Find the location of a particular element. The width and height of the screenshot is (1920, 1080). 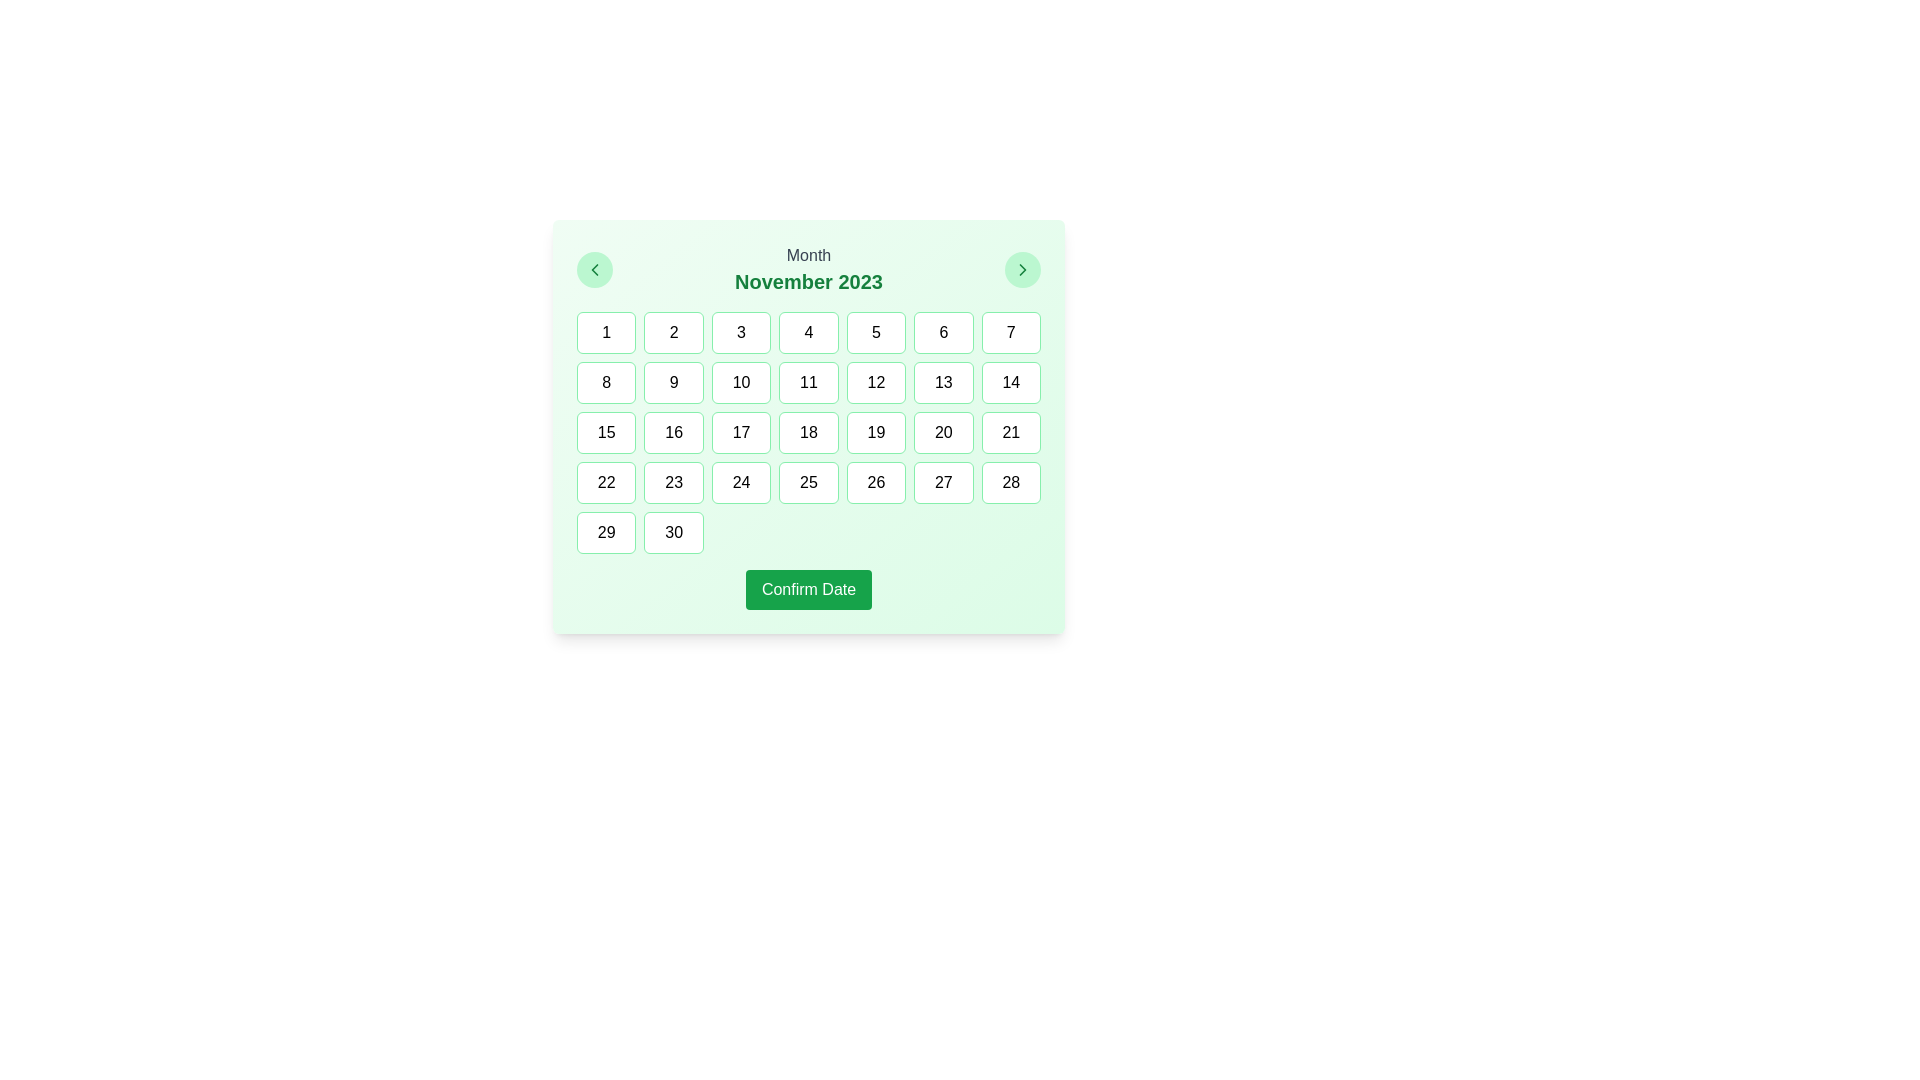

the rectangular button displaying the number '5' with a white background and green border is located at coordinates (876, 331).